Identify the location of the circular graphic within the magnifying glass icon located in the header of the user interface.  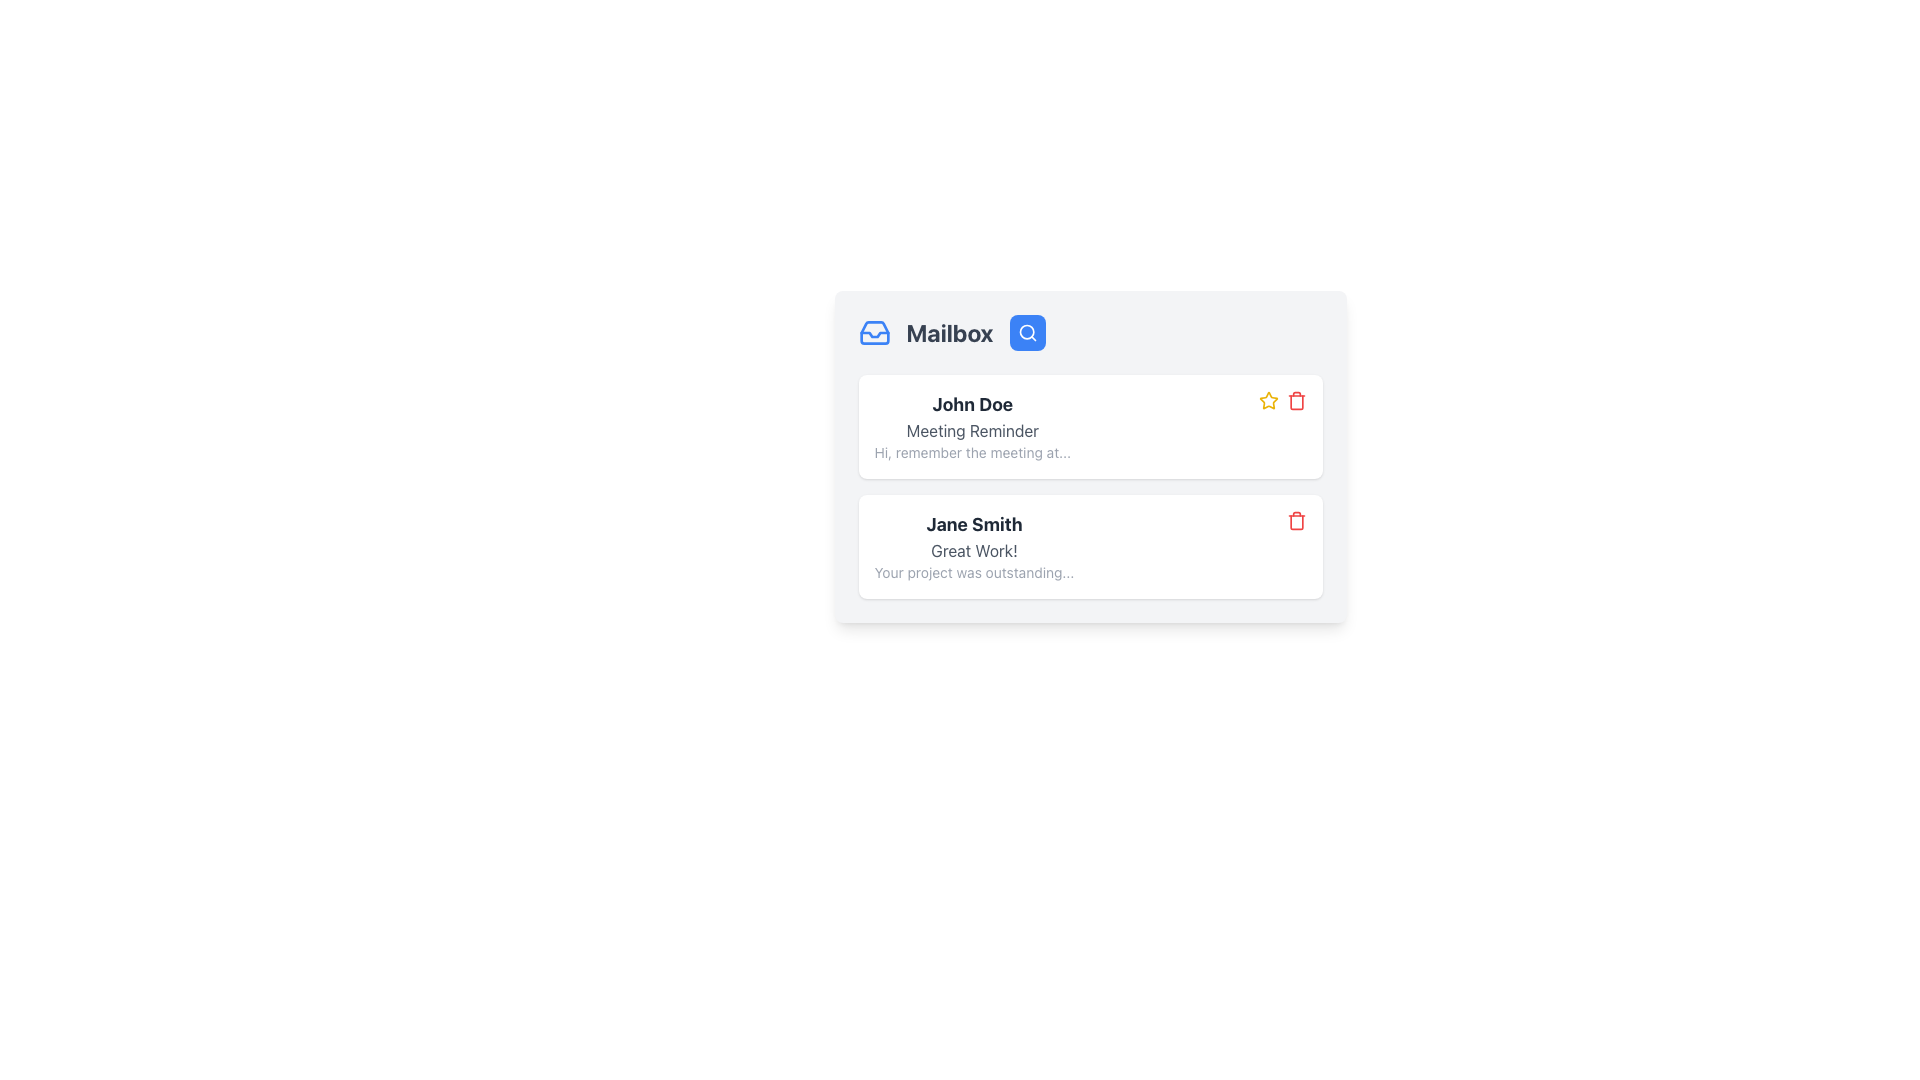
(1026, 331).